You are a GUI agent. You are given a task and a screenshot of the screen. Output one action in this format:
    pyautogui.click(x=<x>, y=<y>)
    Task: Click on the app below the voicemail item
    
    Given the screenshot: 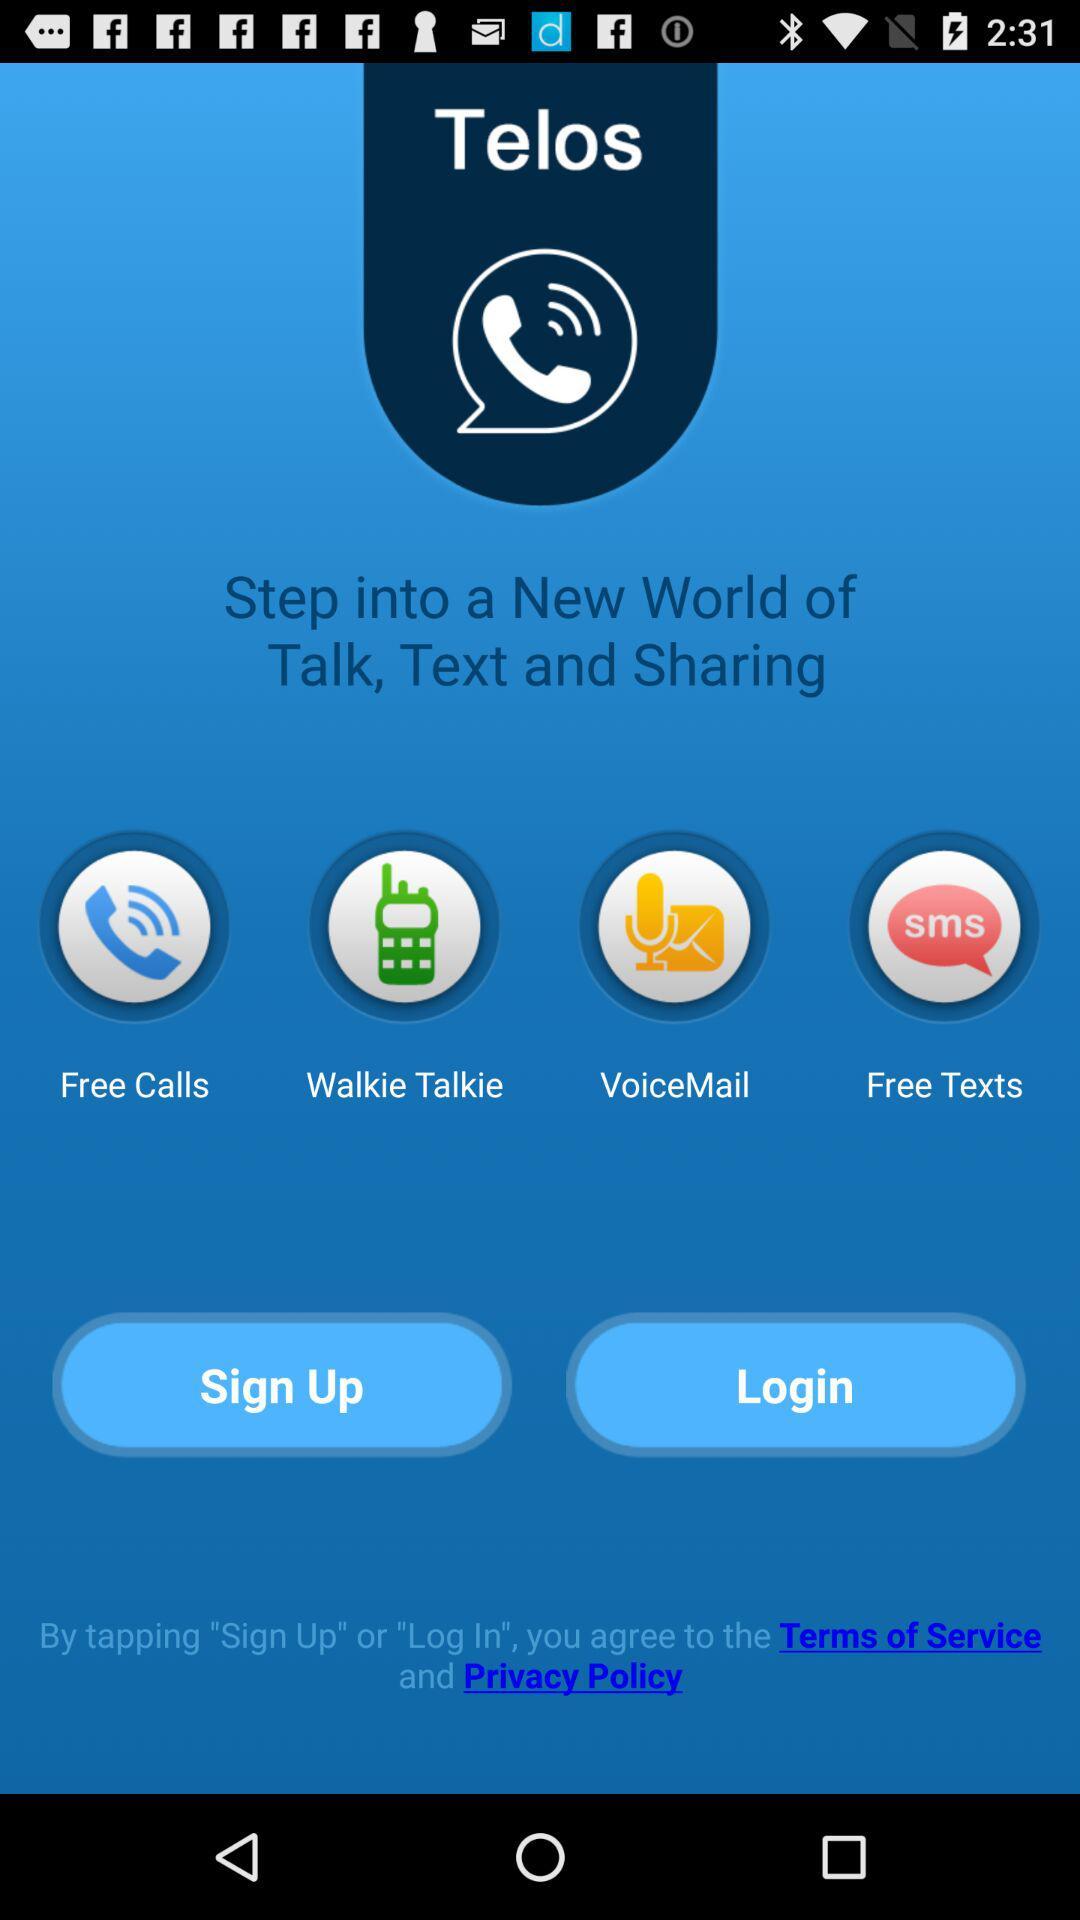 What is the action you would take?
    pyautogui.click(x=795, y=1385)
    